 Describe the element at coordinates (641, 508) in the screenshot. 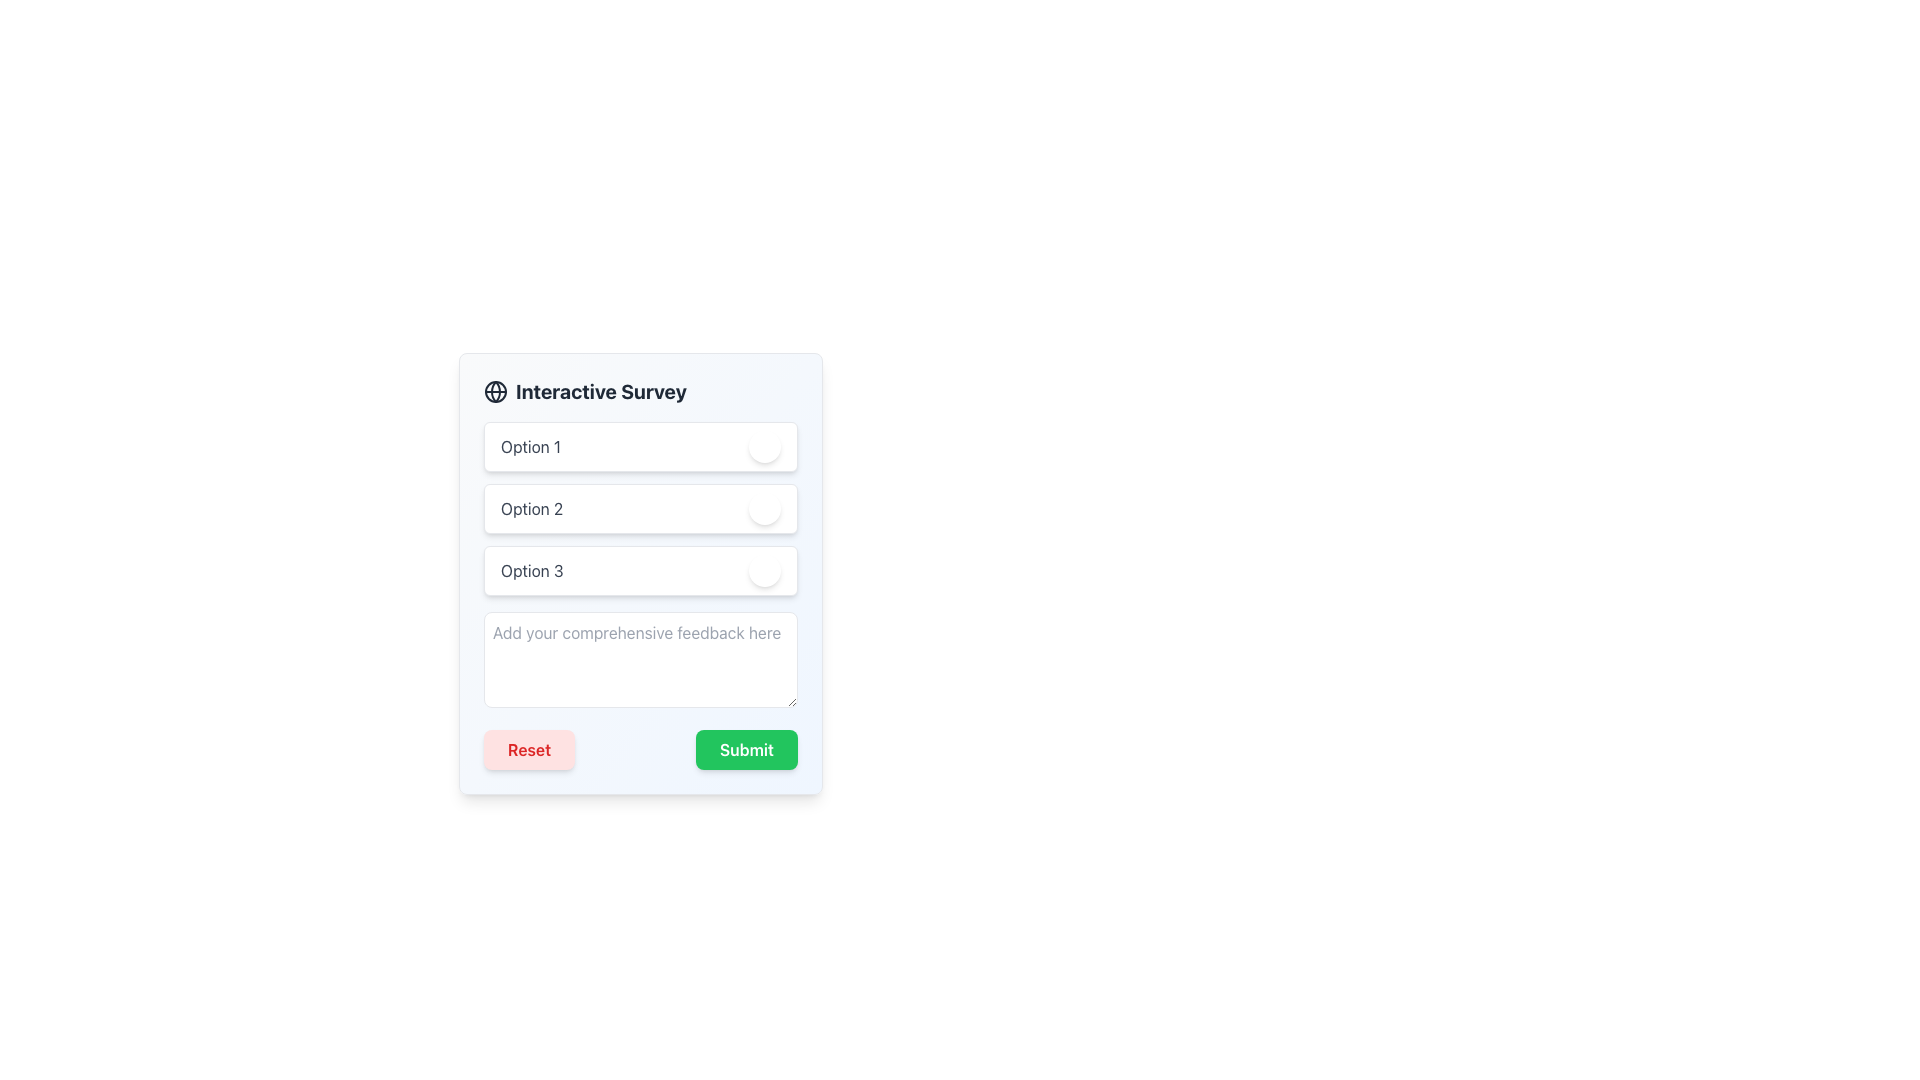

I see `the circular interactive indicator on the right side of the Interactive Option Section labeled 'Option 2'` at that location.